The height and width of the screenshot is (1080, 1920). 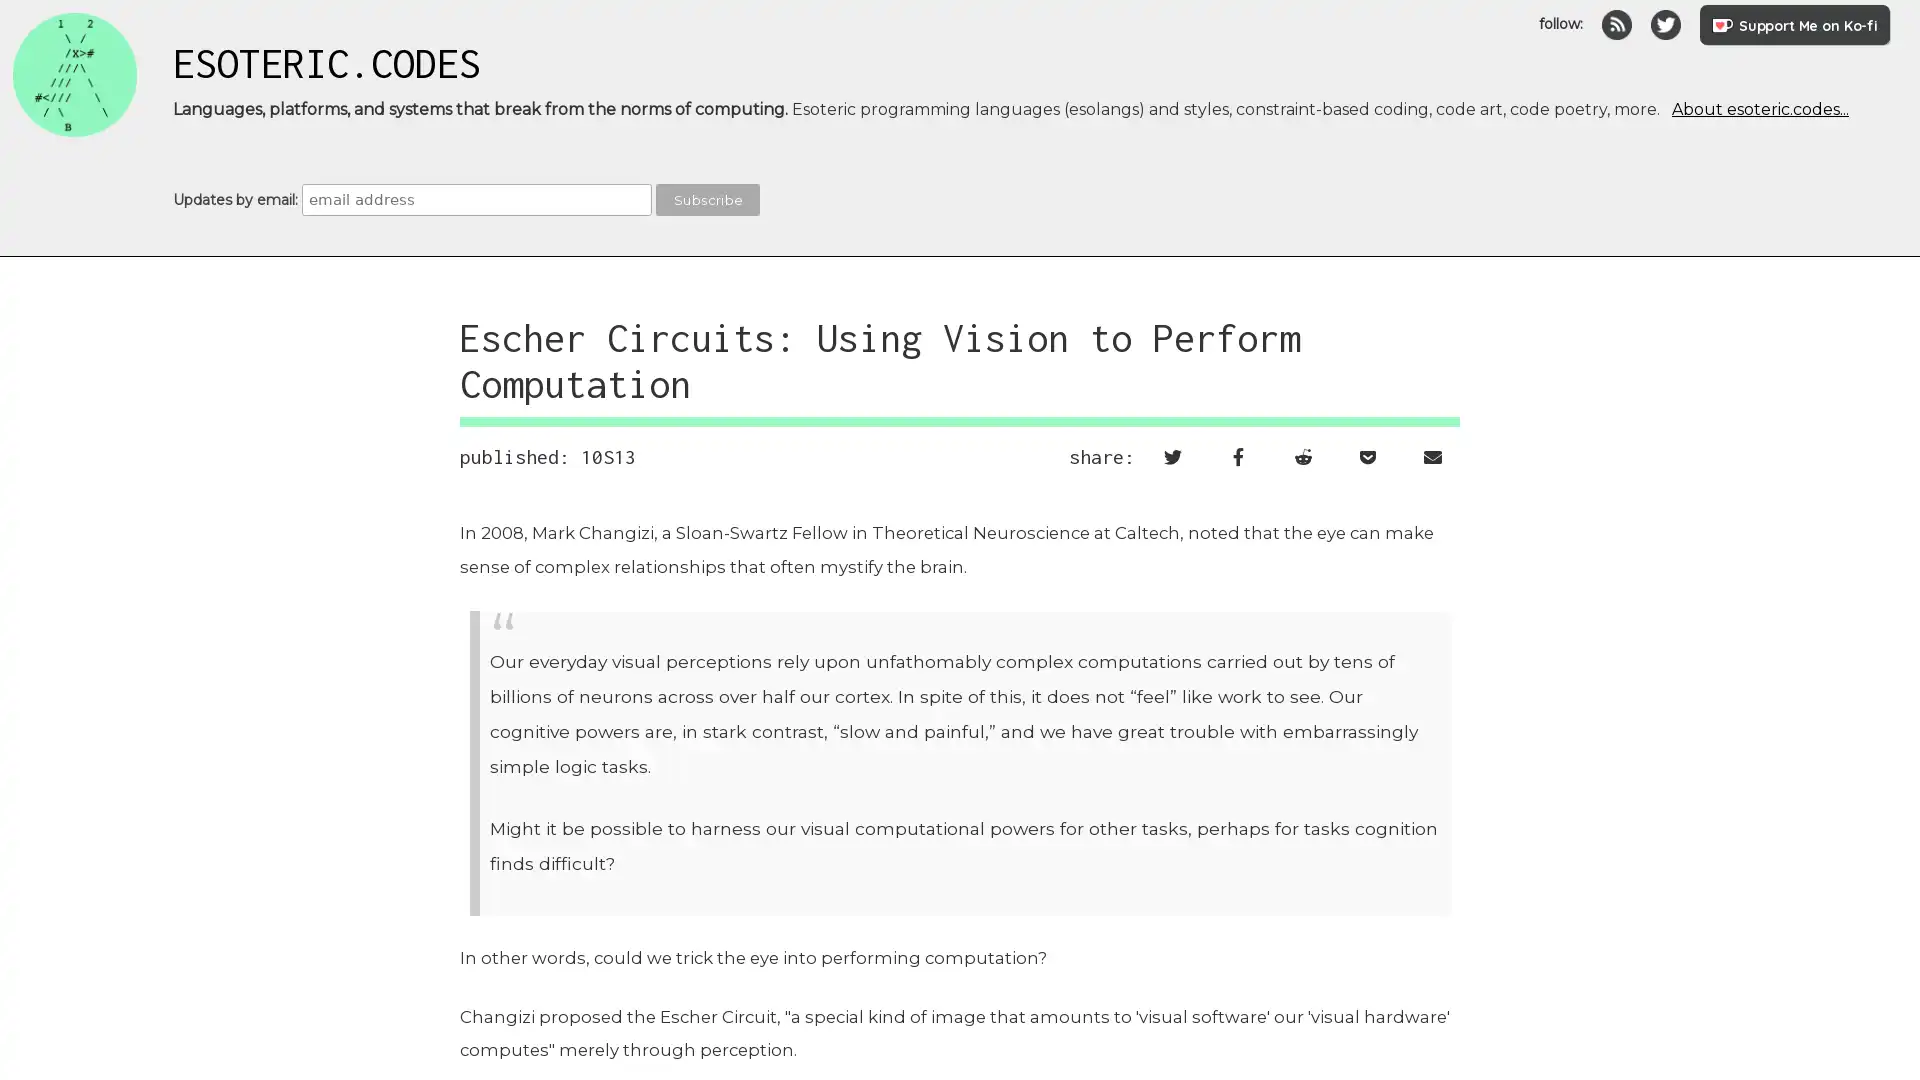 What do you see at coordinates (708, 199) in the screenshot?
I see `Subscribe` at bounding box center [708, 199].